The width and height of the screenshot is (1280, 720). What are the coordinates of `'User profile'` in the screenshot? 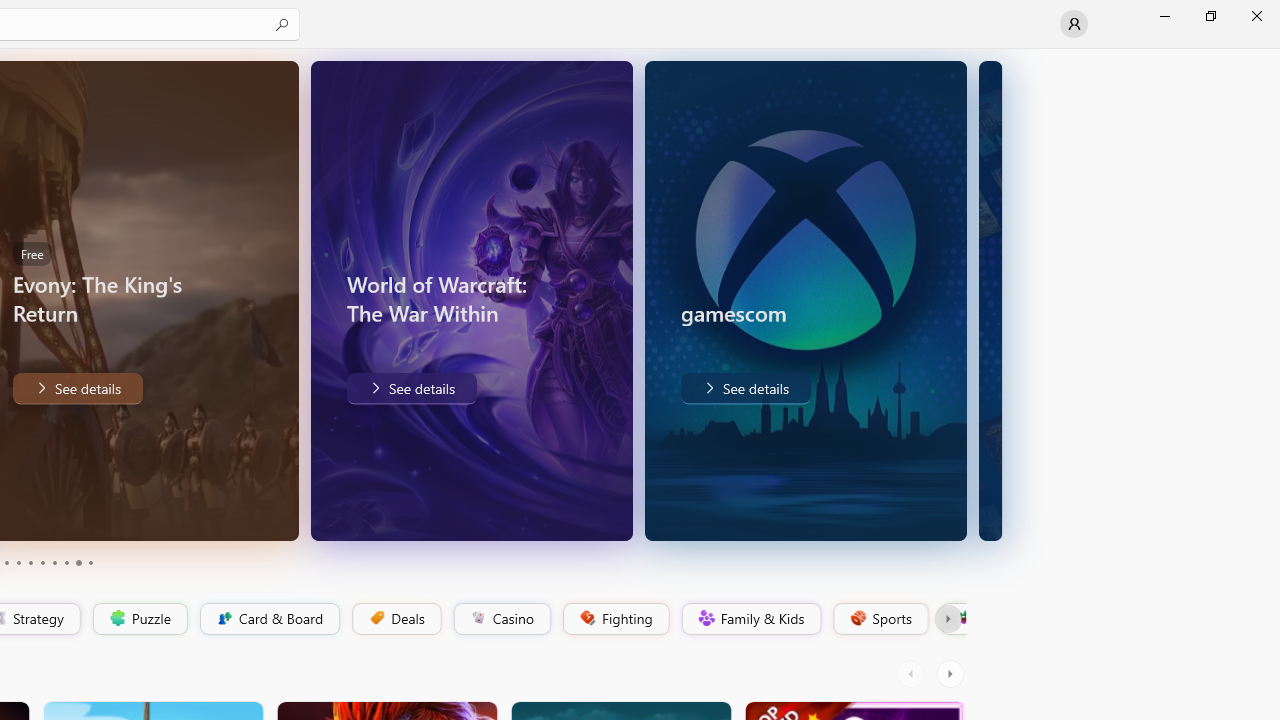 It's located at (1072, 24).